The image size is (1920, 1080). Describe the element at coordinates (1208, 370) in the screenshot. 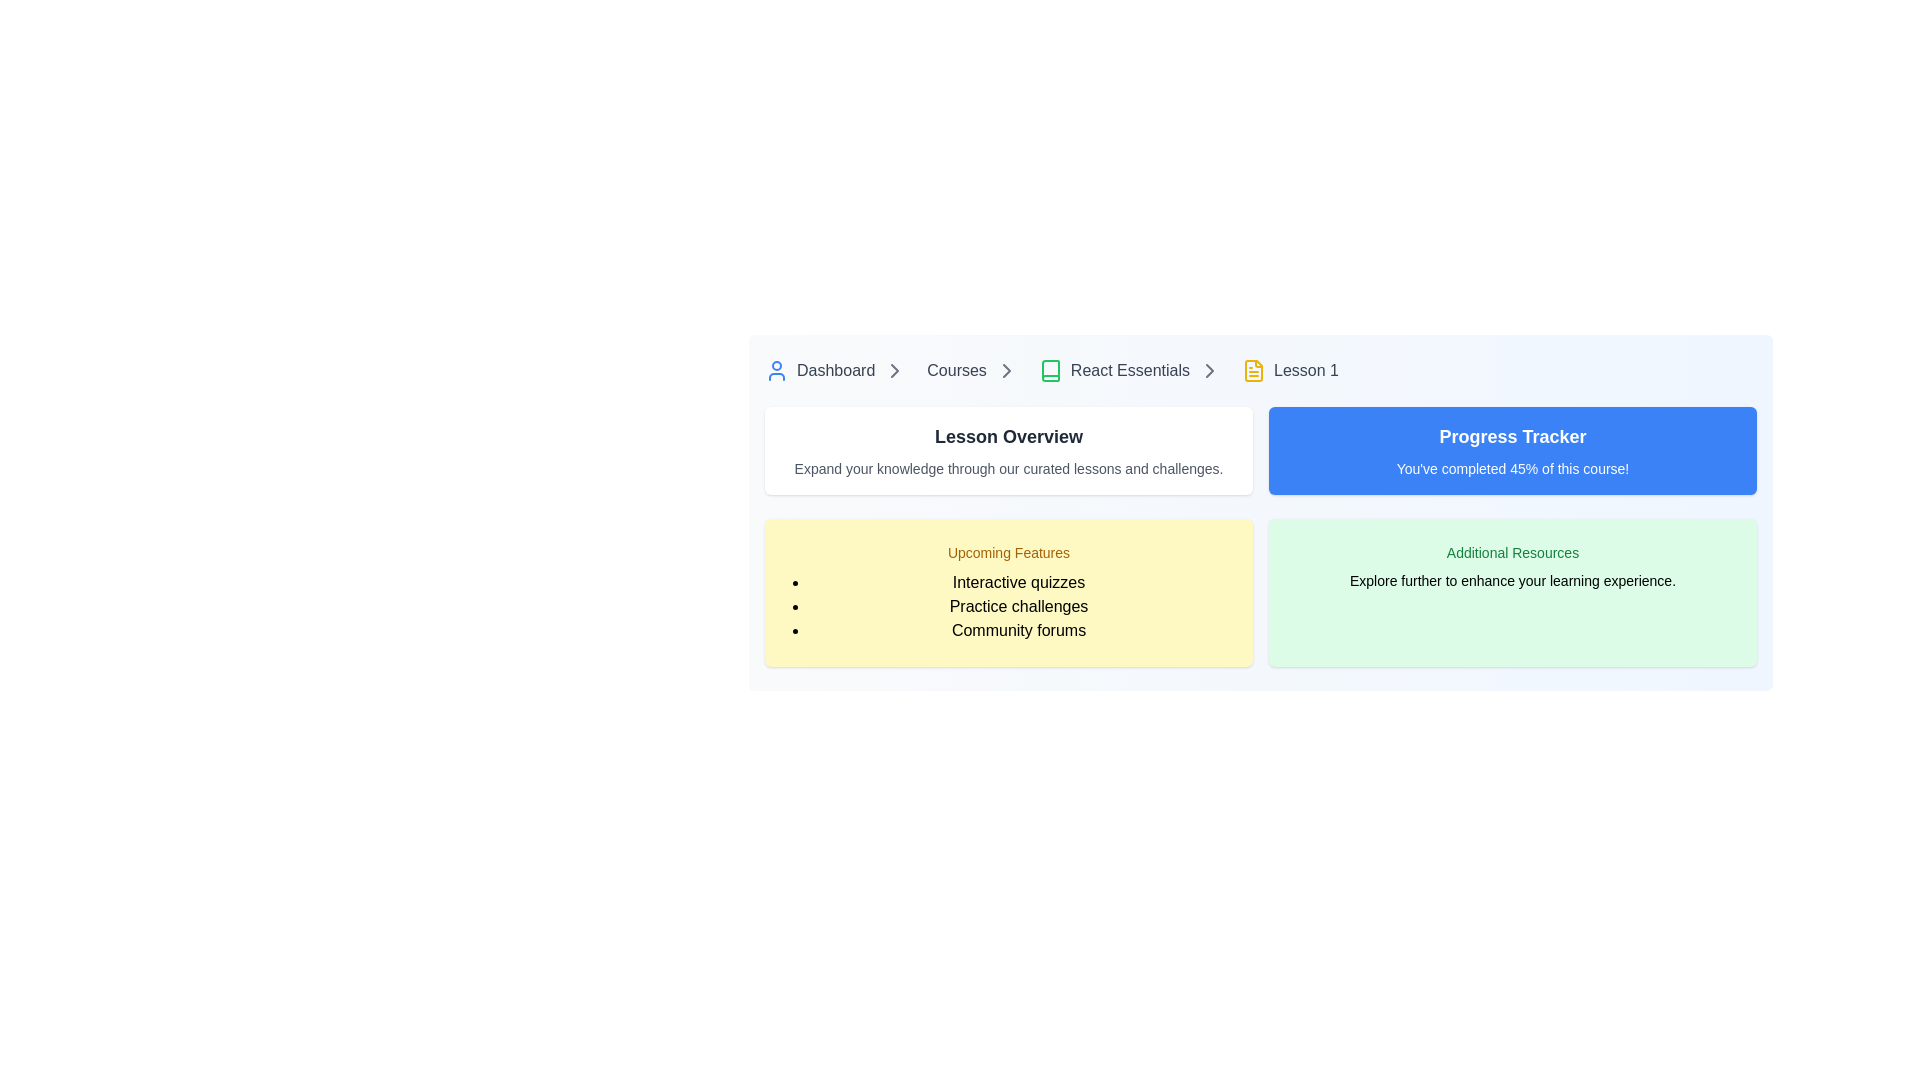

I see `the breadcrumb navigation icon that indicates progression between 'React Essentials' and 'Lesson 1'` at that location.